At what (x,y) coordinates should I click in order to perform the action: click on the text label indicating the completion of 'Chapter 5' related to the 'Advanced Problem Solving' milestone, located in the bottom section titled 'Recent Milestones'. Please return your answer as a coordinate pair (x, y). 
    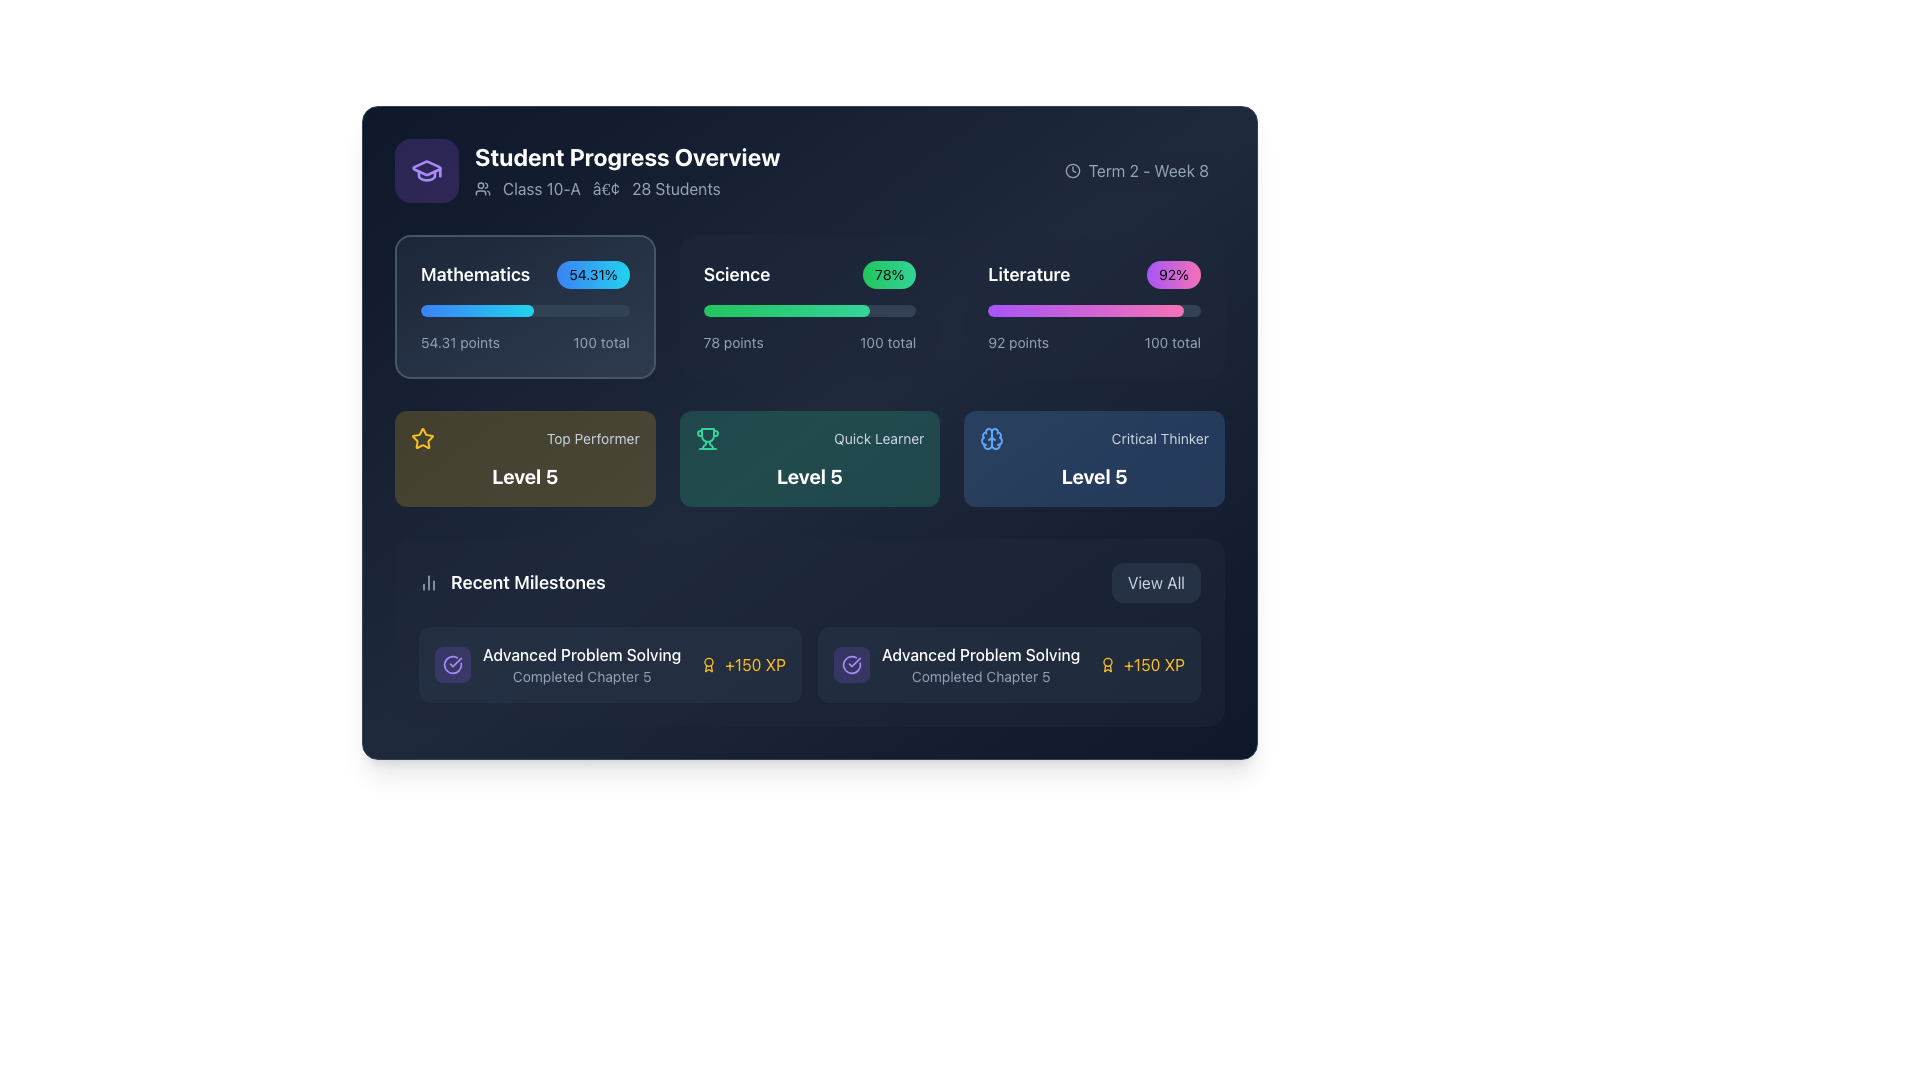
    Looking at the image, I should click on (981, 676).